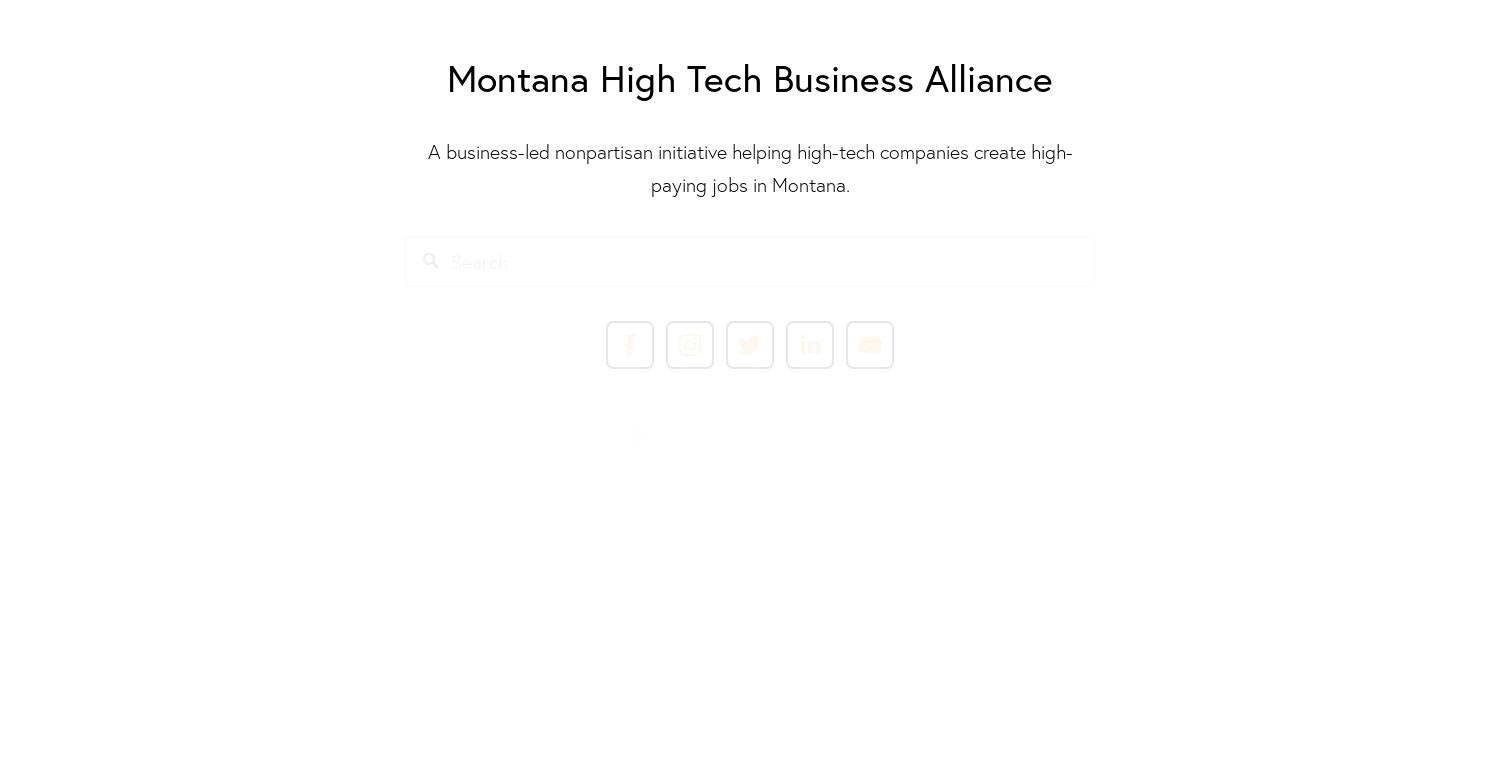  Describe the element at coordinates (750, 75) in the screenshot. I see `'Montana High Tech Business Alliance'` at that location.